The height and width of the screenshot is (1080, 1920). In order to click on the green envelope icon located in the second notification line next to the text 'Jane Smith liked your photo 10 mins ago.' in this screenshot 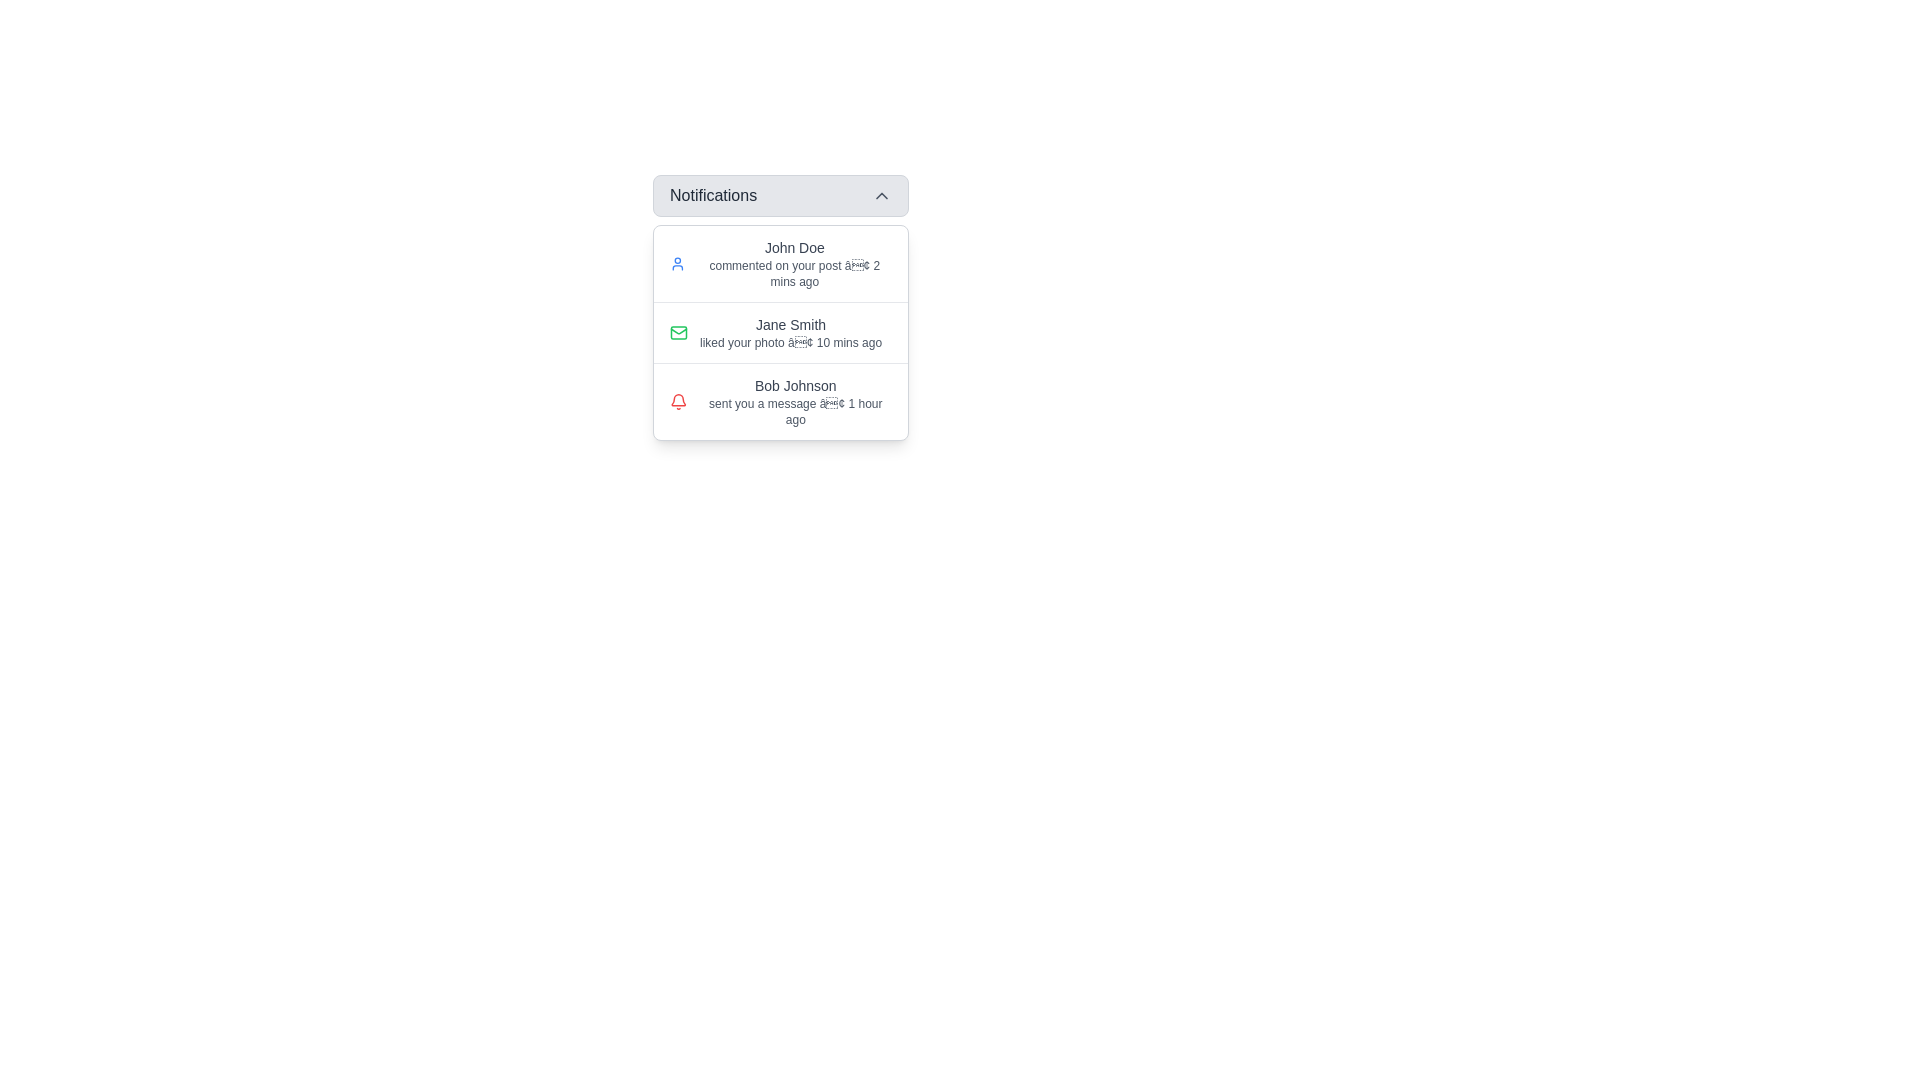, I will do `click(678, 331)`.